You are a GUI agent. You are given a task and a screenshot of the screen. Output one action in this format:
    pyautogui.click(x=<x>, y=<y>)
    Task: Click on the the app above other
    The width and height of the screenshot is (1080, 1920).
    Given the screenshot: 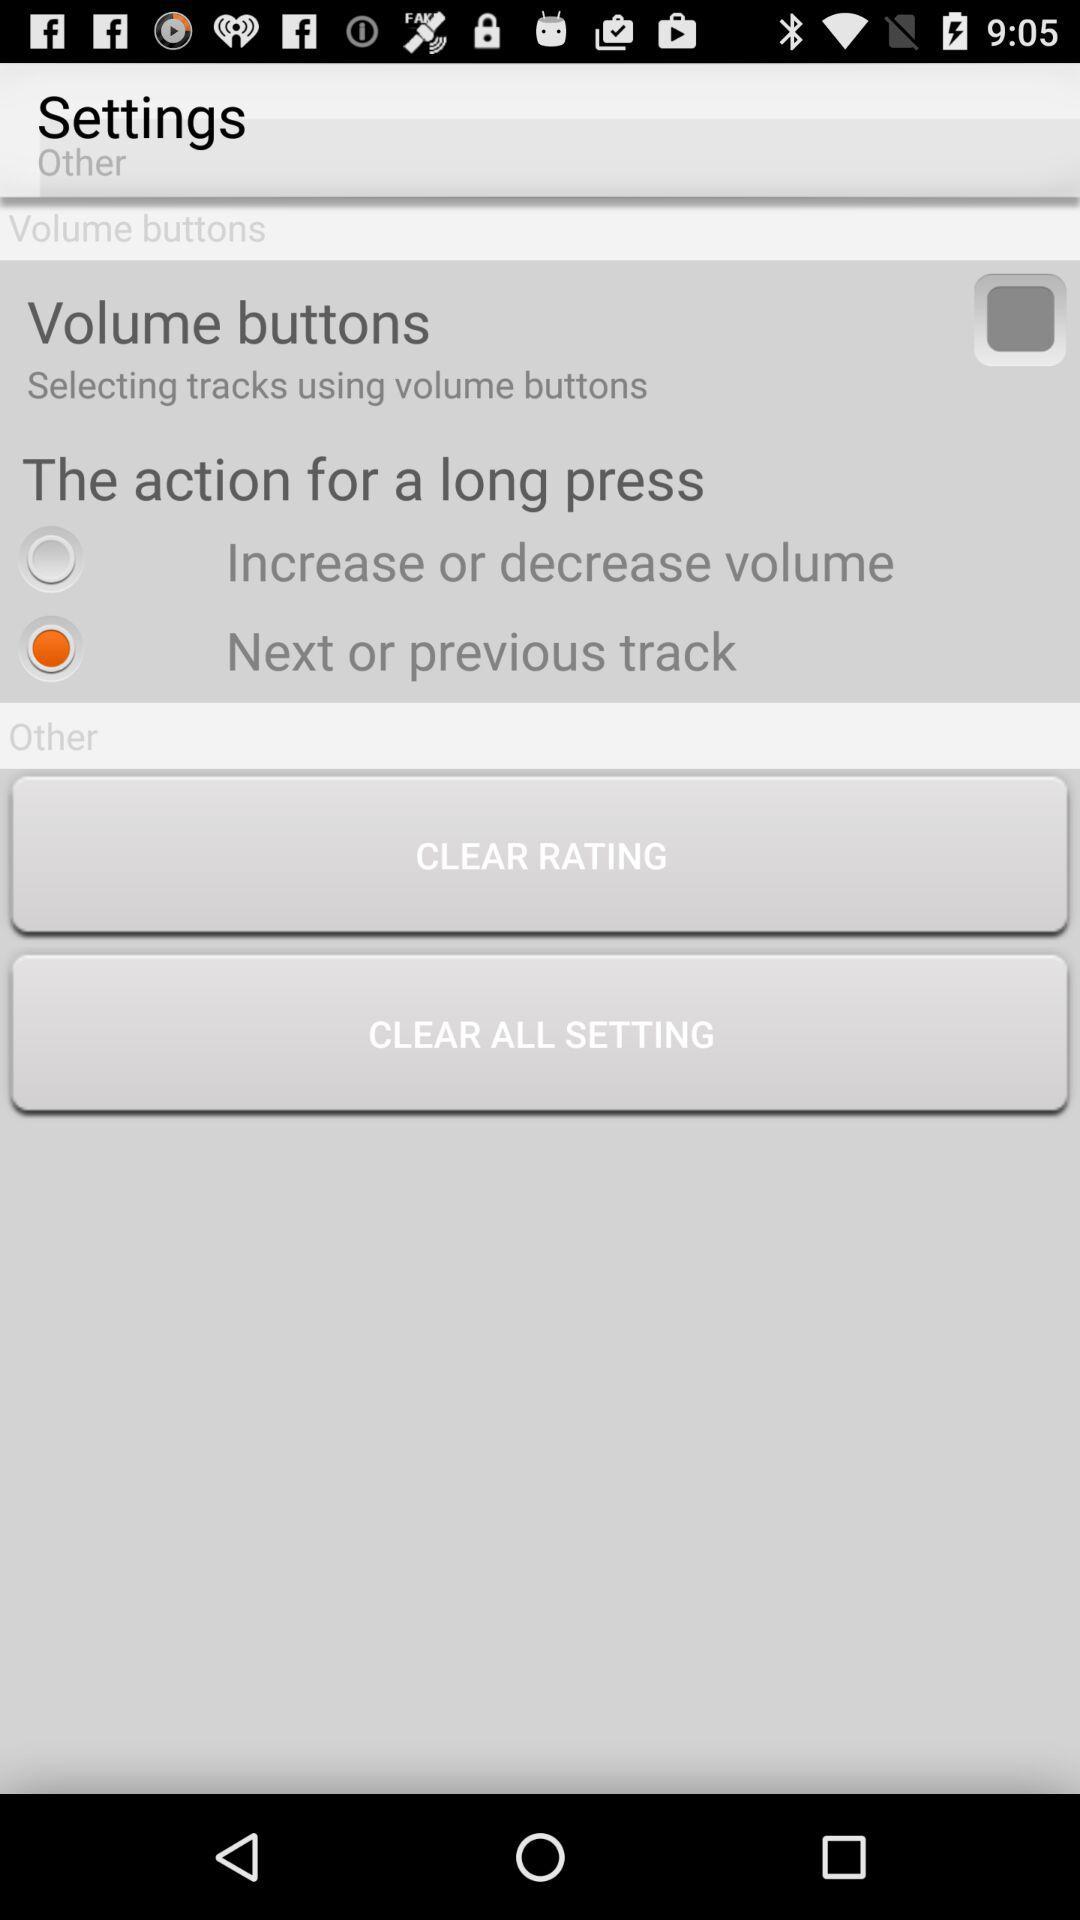 What is the action you would take?
    pyautogui.click(x=372, y=649)
    